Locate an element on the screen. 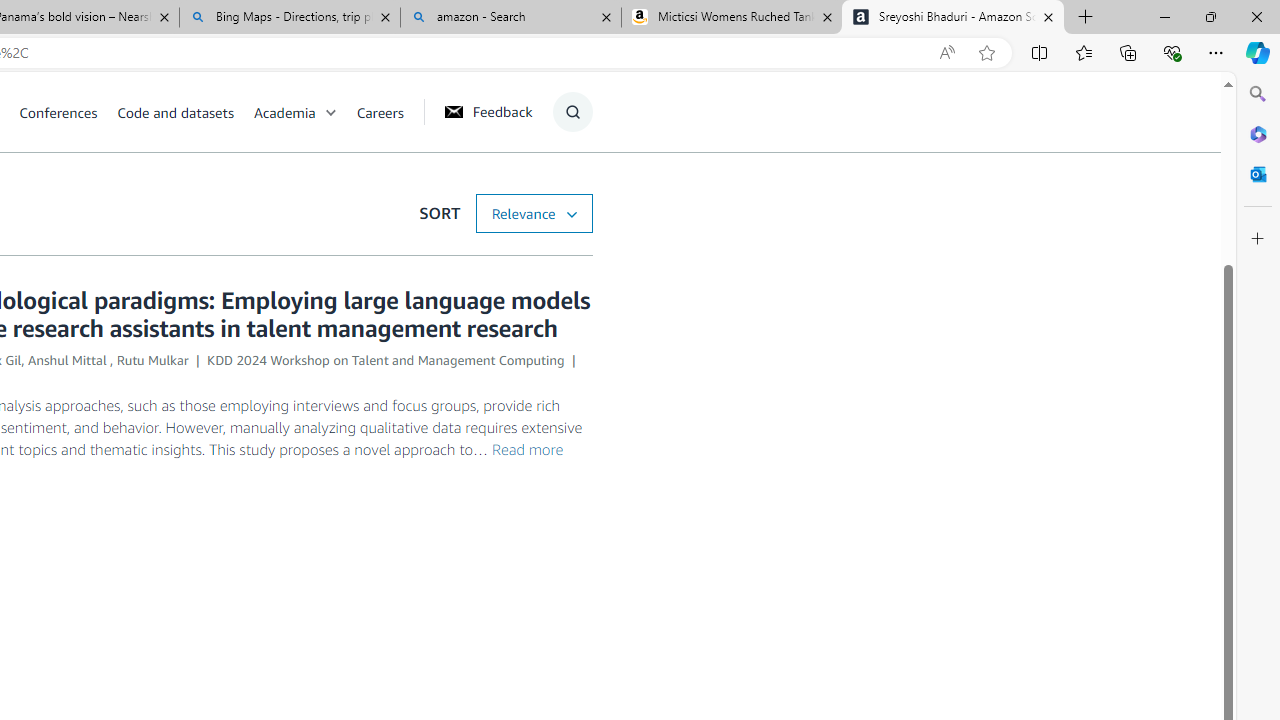 The width and height of the screenshot is (1280, 720). 'Academia' is located at coordinates (283, 111).